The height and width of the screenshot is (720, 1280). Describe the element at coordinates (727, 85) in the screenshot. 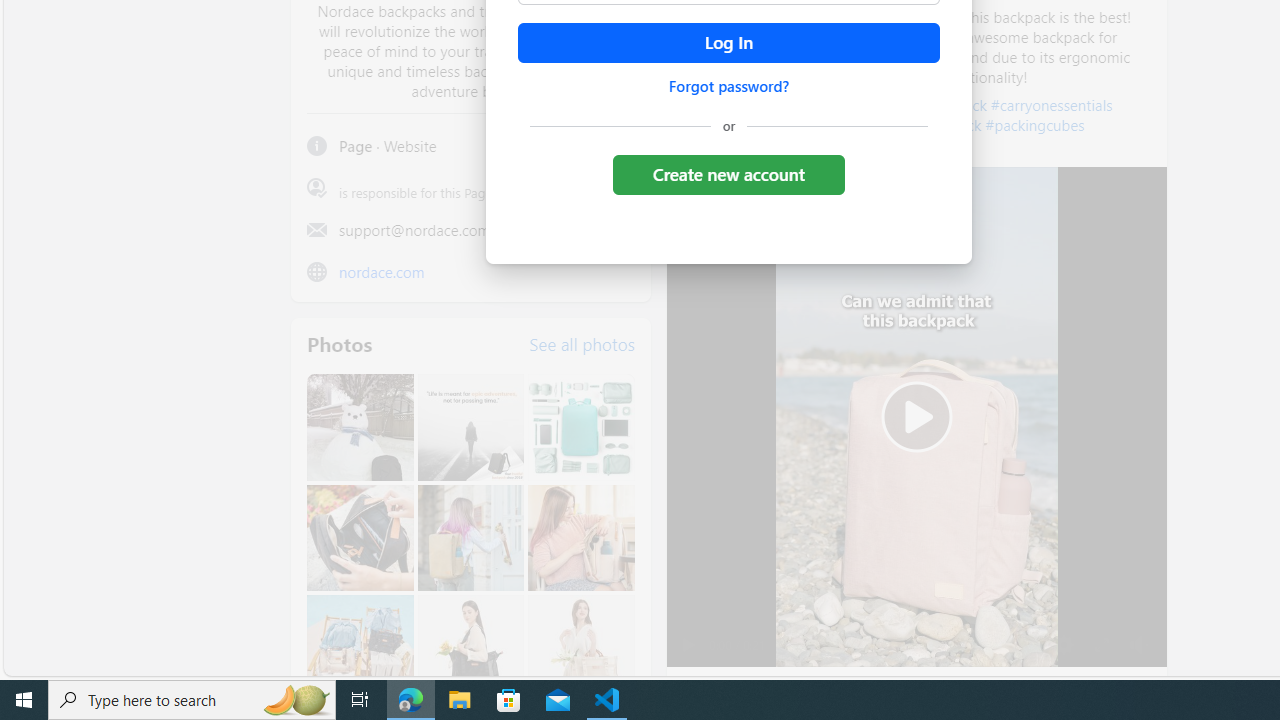

I see `'Forgot password?'` at that location.